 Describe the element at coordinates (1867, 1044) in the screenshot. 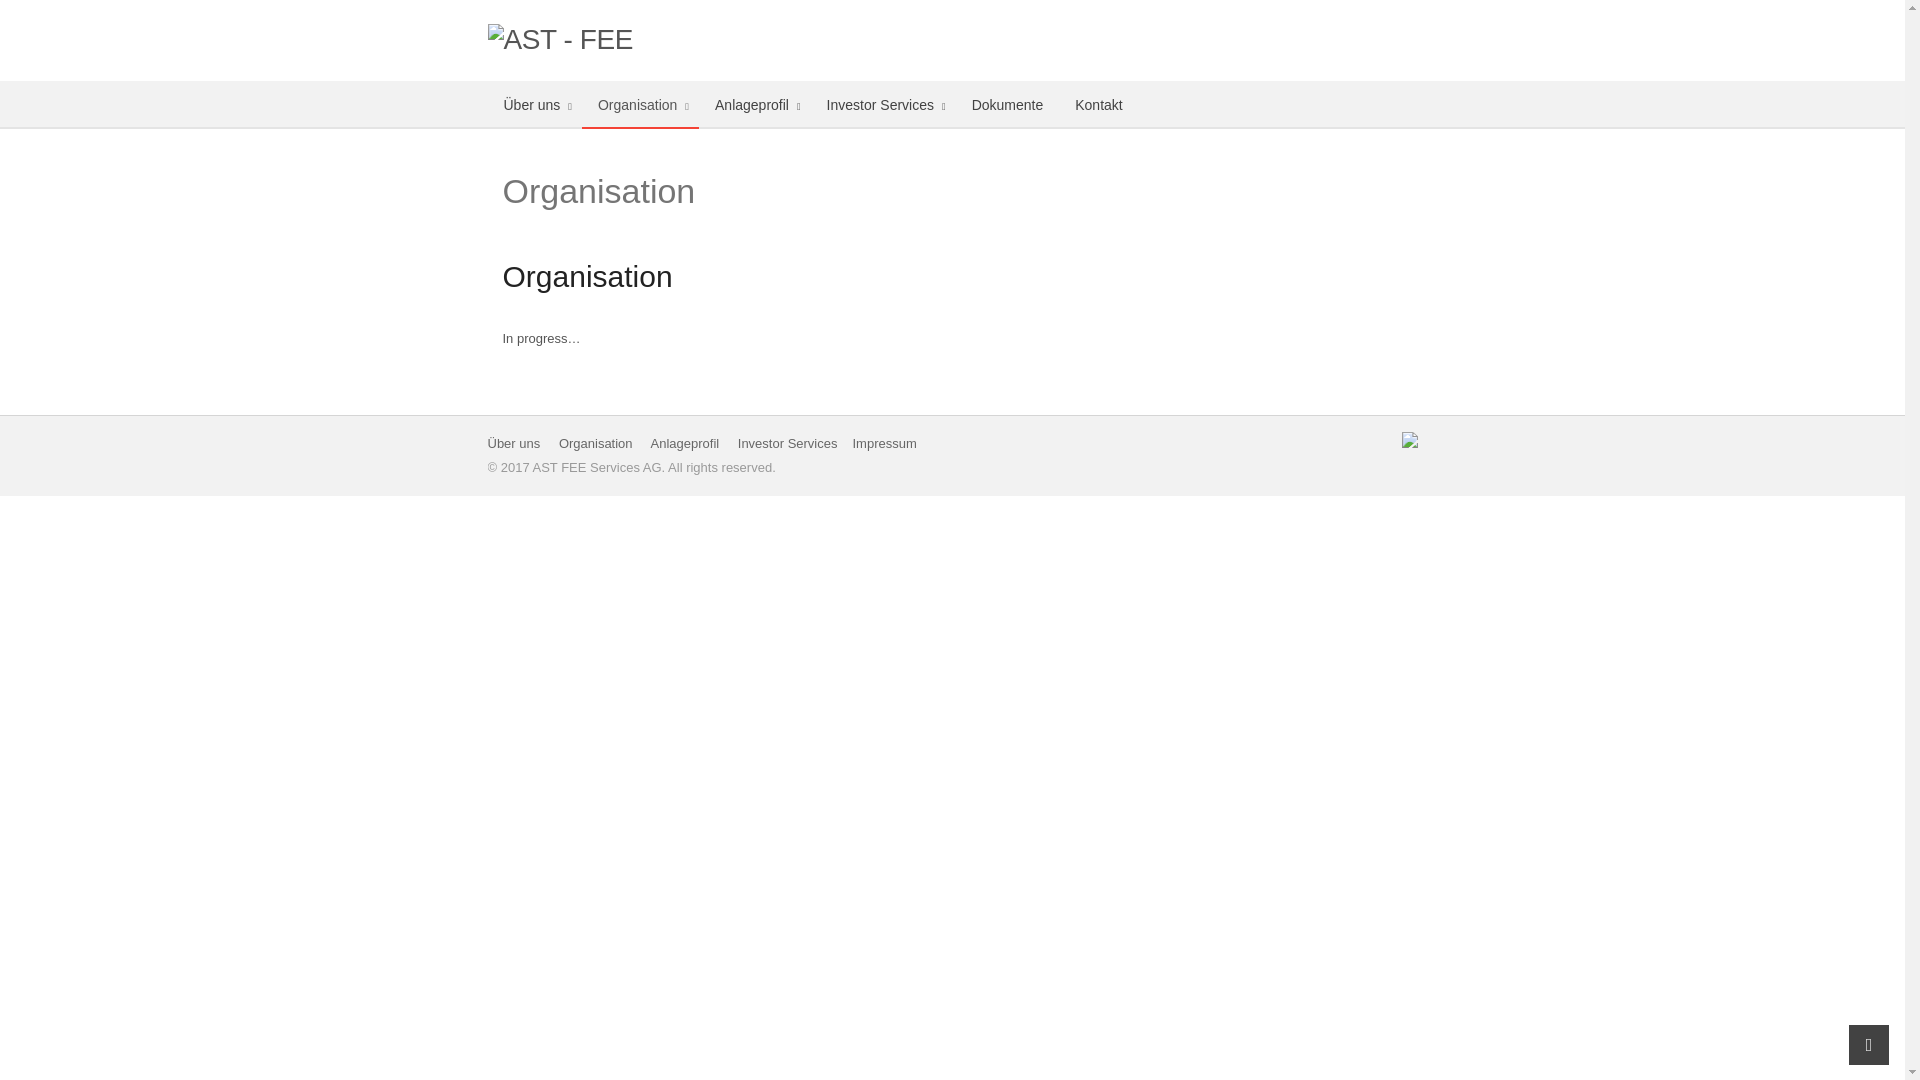

I see `'scroll to top'` at that location.